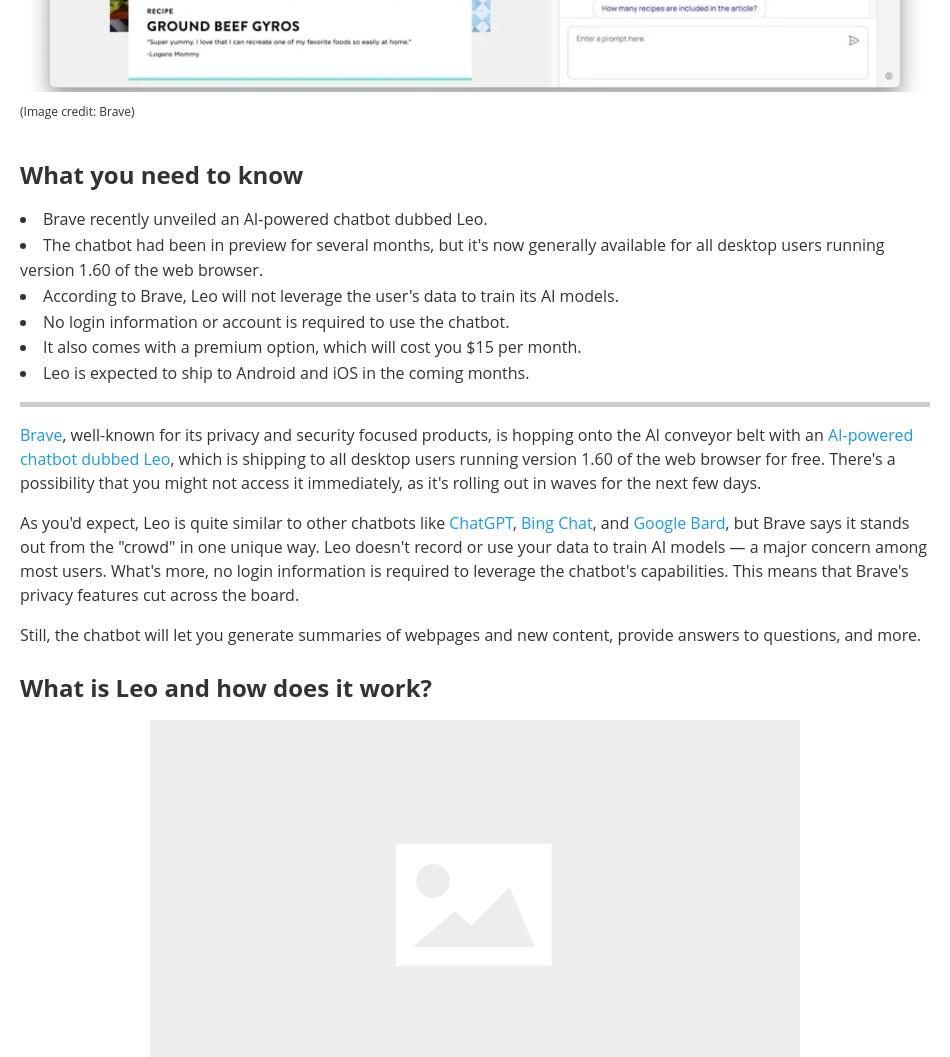 The height and width of the screenshot is (1057, 950). Describe the element at coordinates (471, 635) in the screenshot. I see `'Still, the chatbot will let you generate summaries of webpages and new content, provide answers to questions, and more.'` at that location.